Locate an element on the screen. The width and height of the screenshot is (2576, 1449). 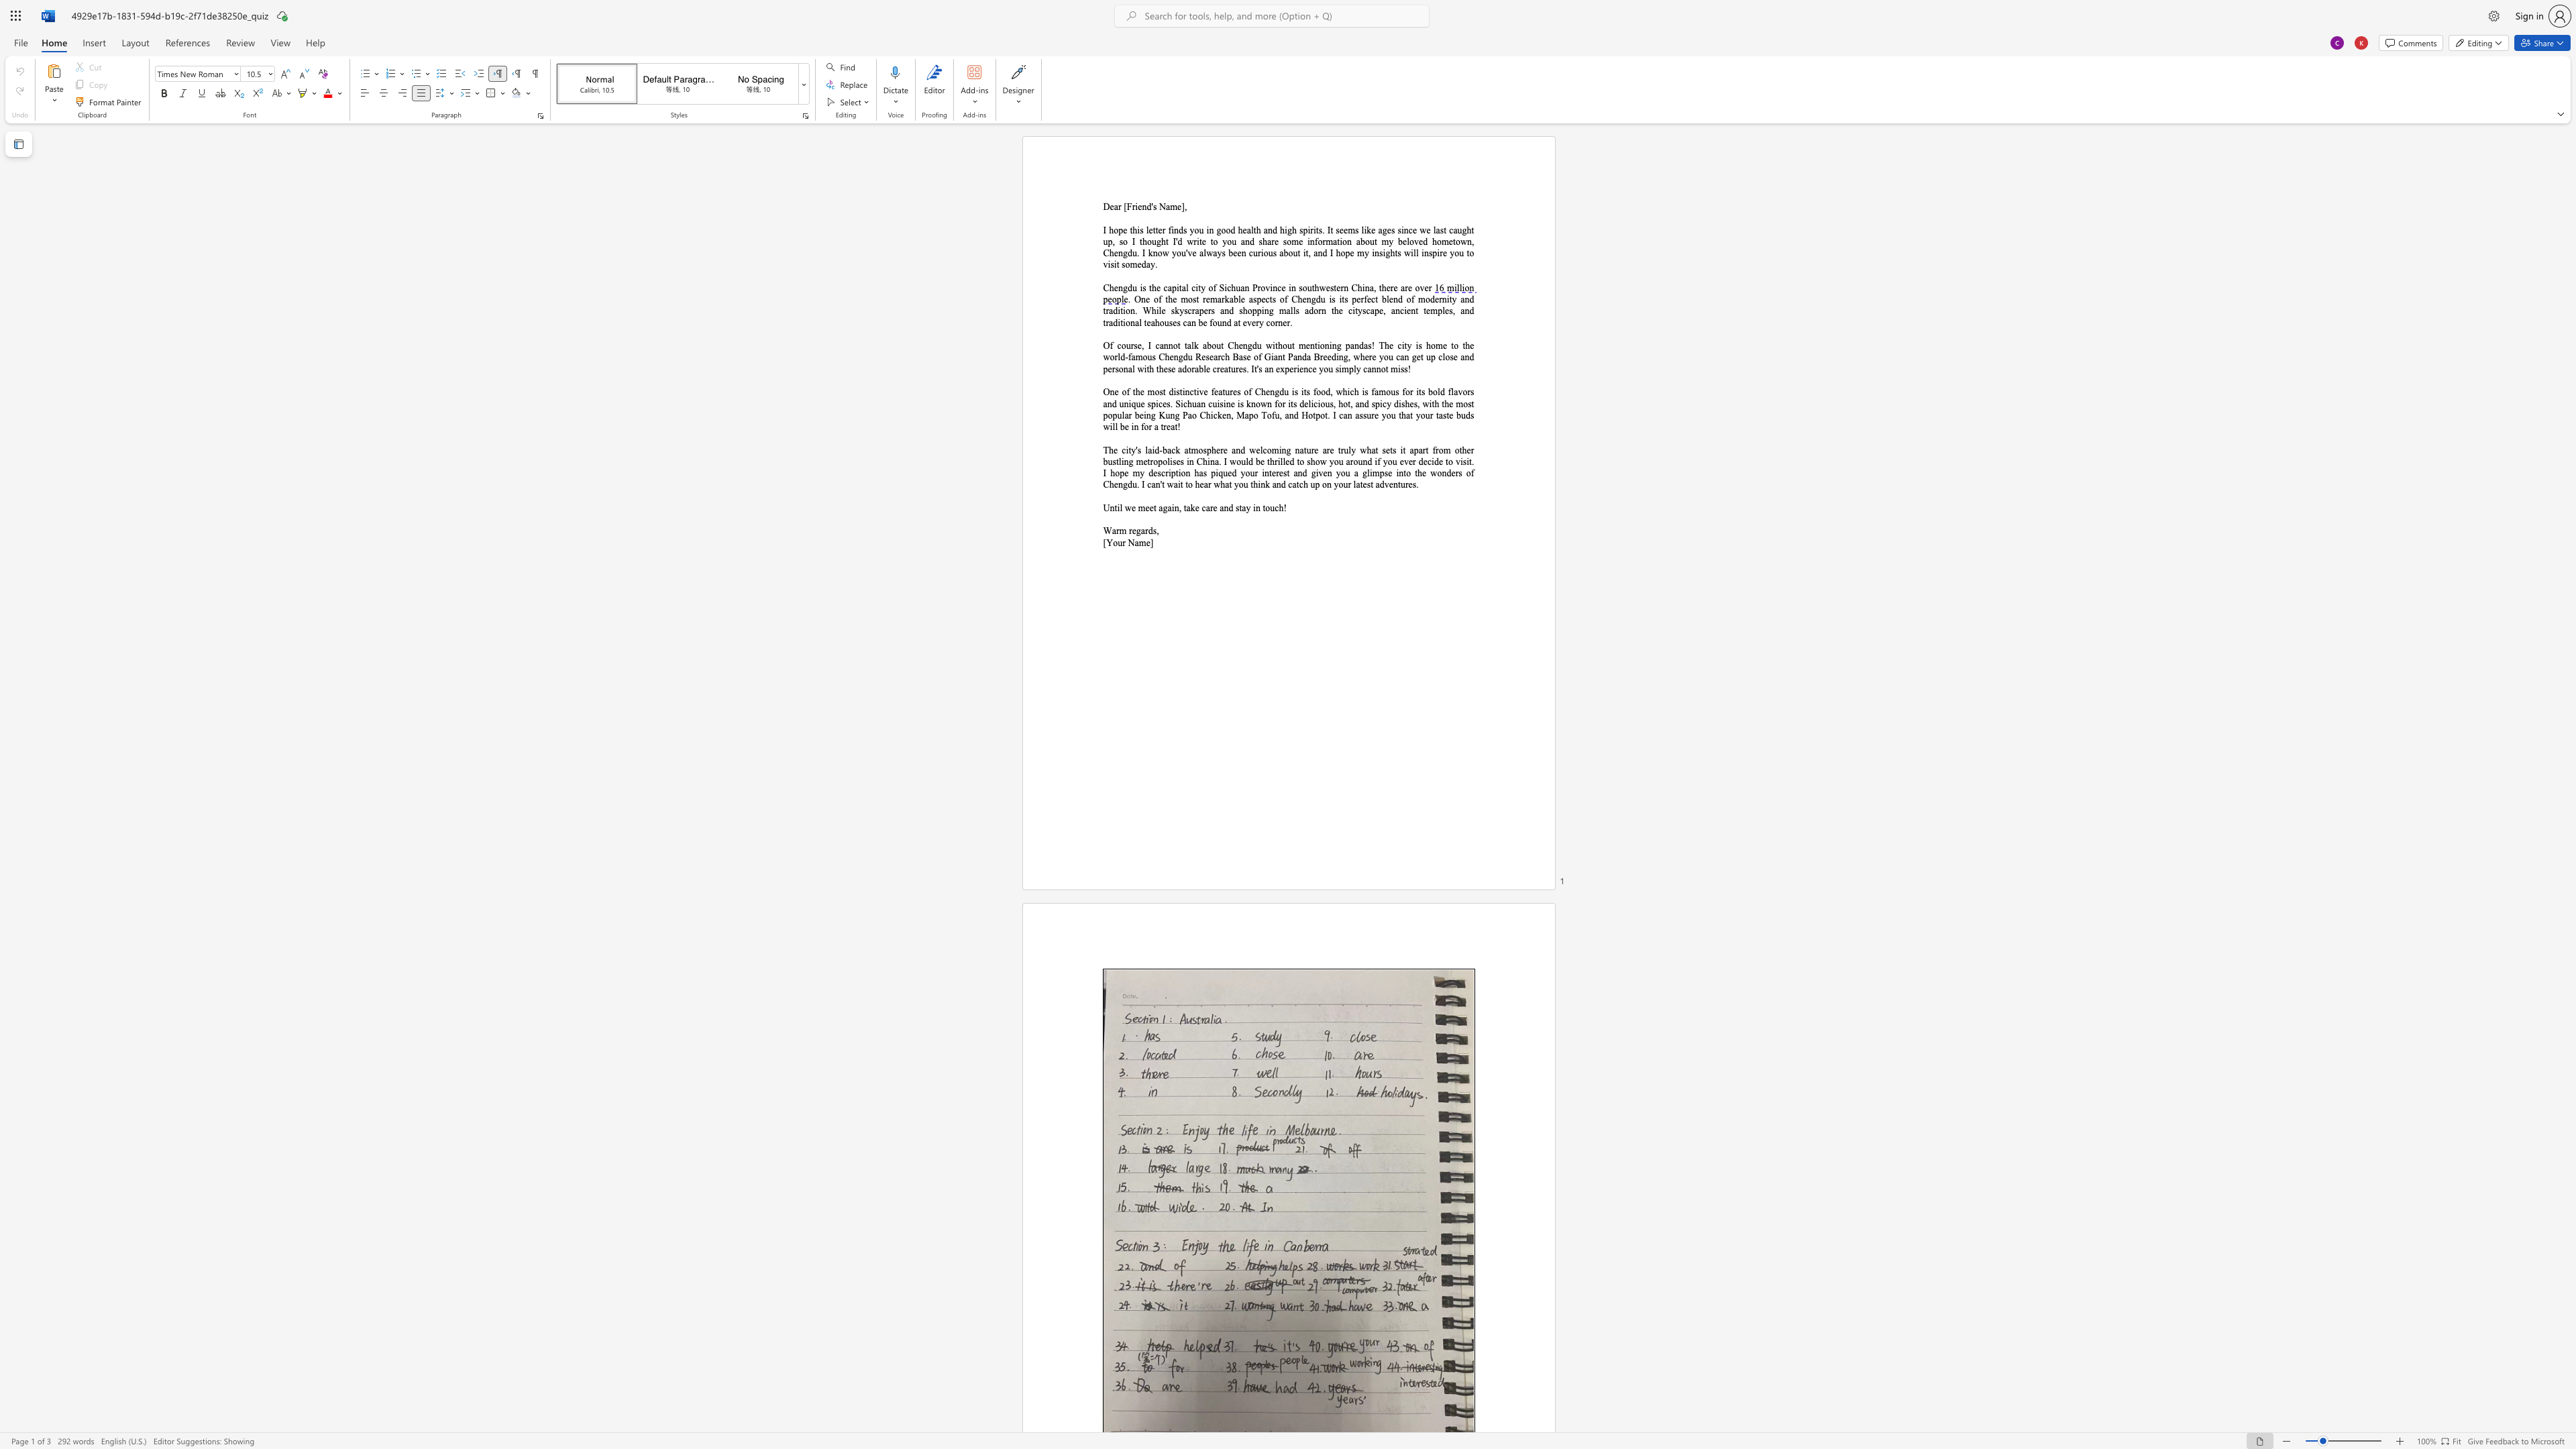
the space between the continuous character "i" and "e" in the text is located at coordinates (1137, 206).